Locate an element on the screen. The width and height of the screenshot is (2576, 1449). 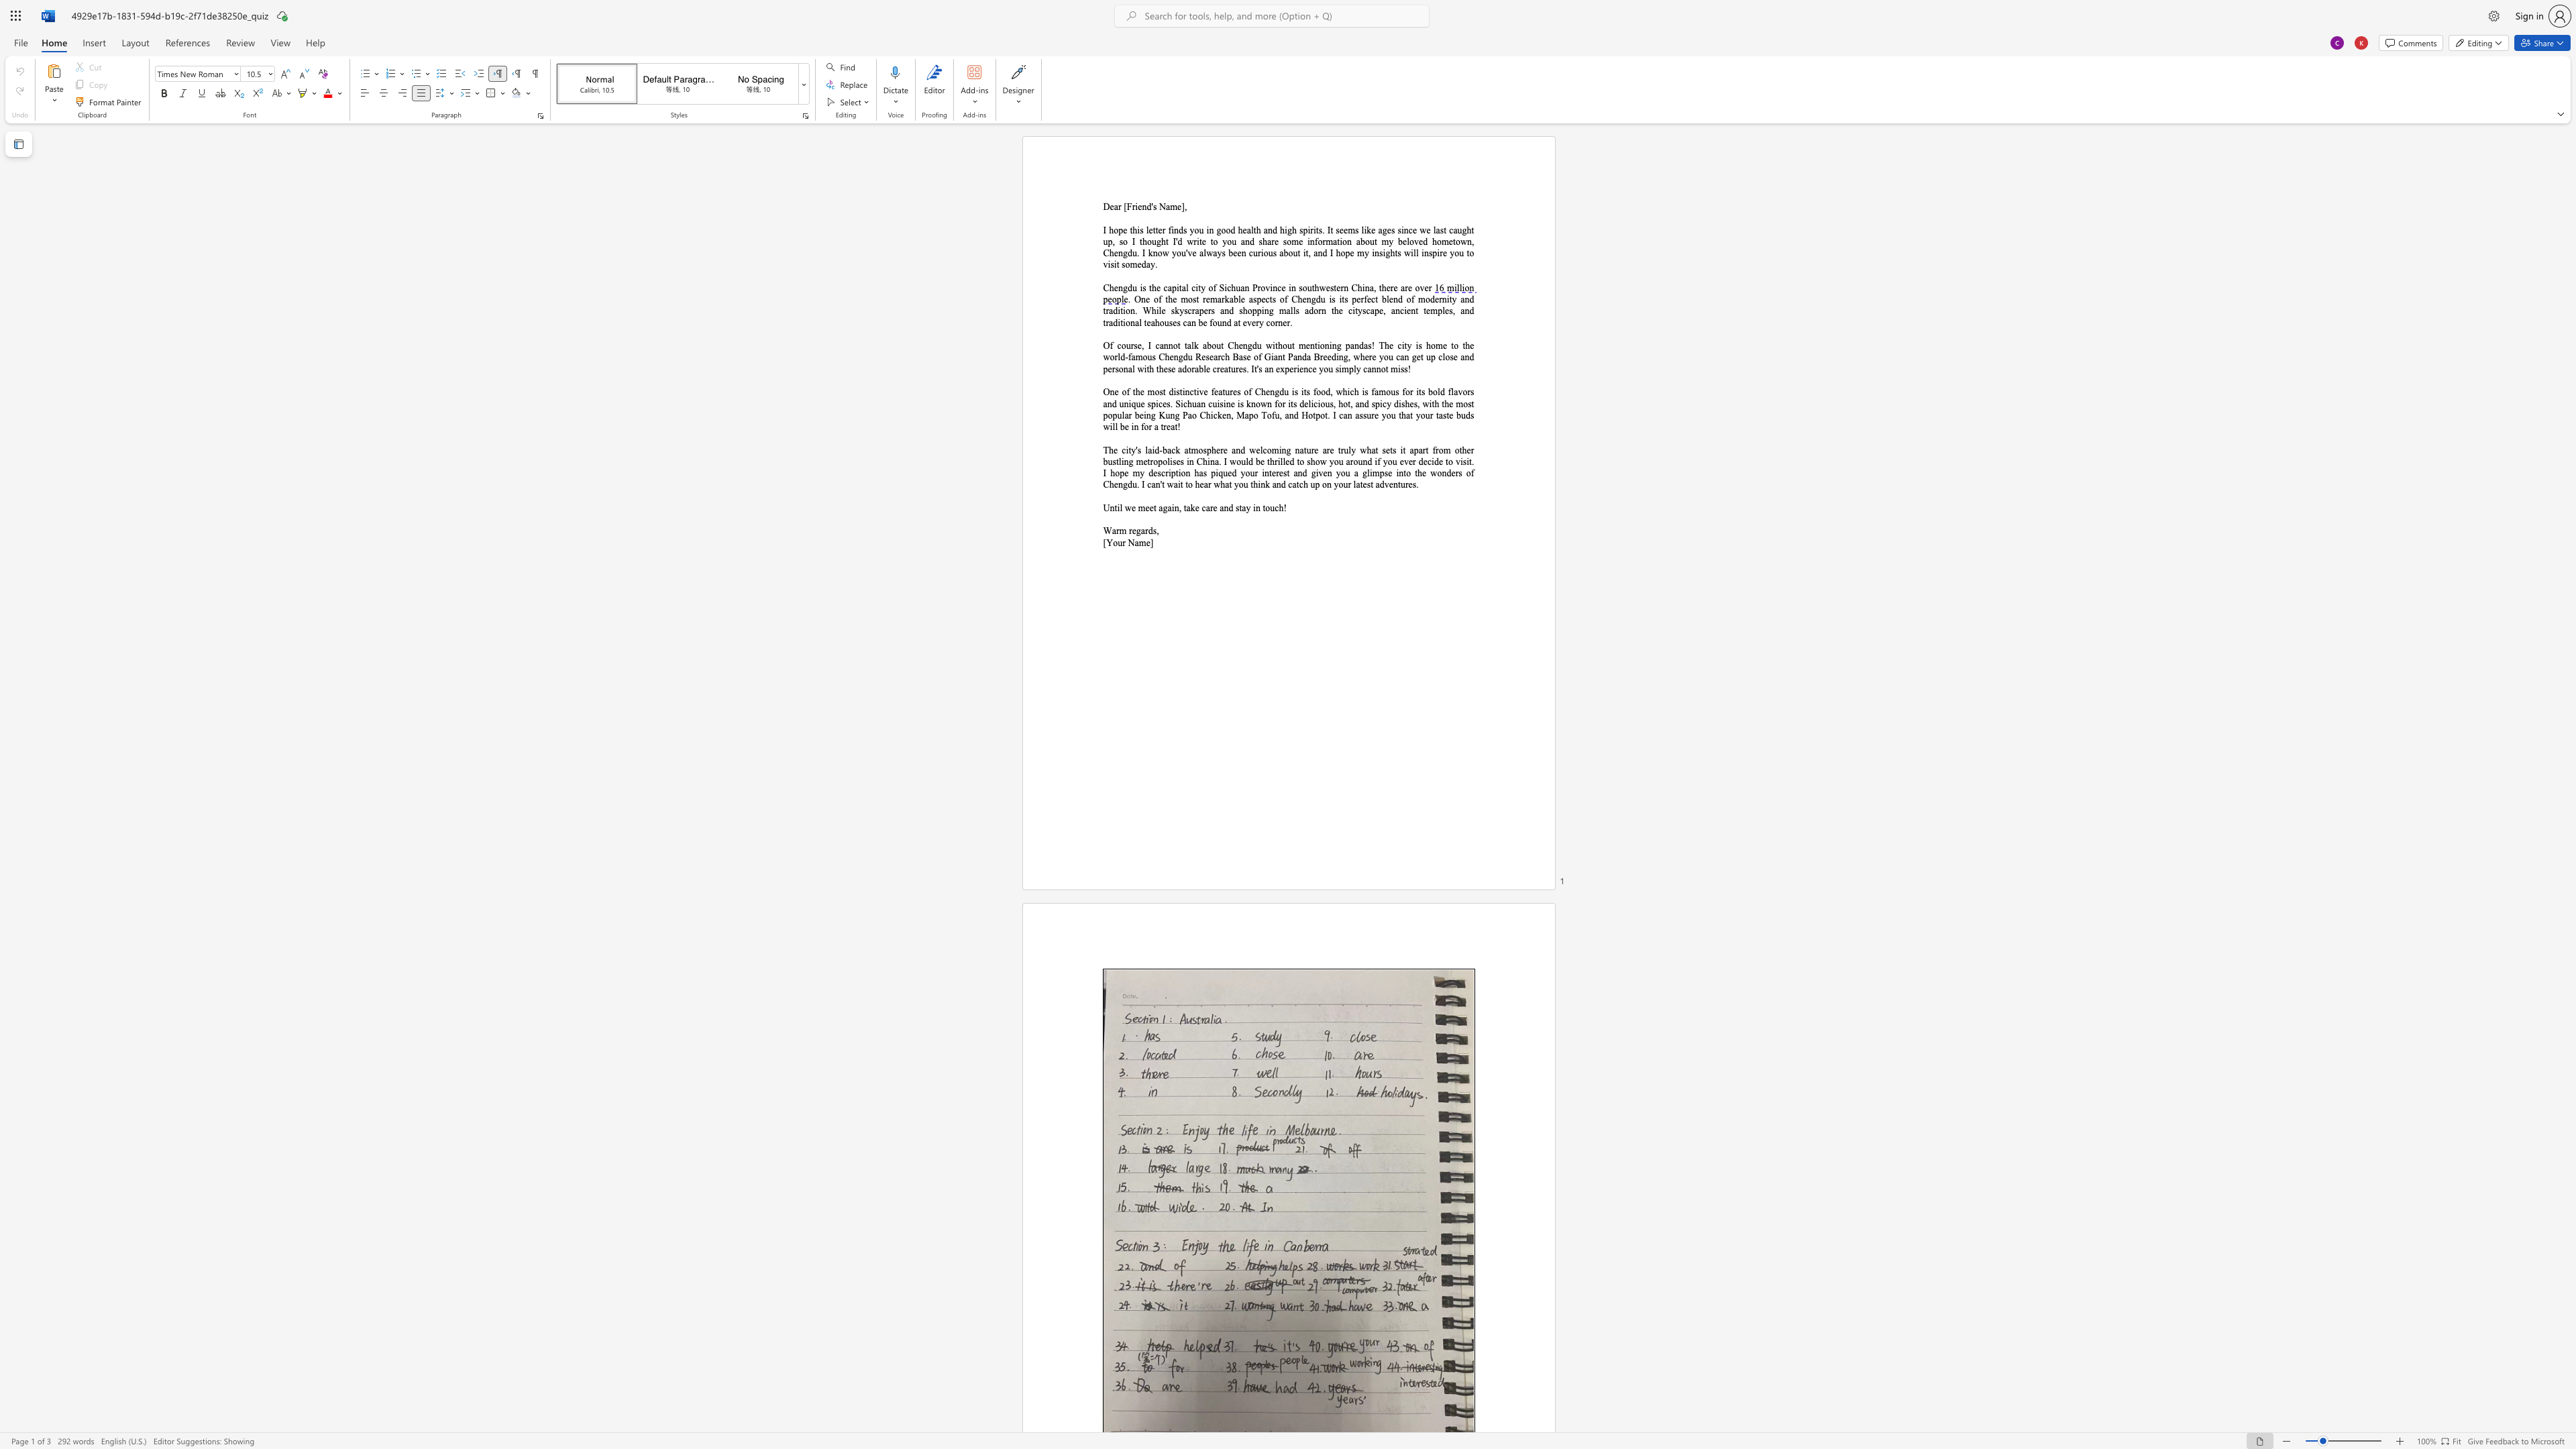
the space between the continuous character "i" and "e" in the text is located at coordinates (1137, 206).